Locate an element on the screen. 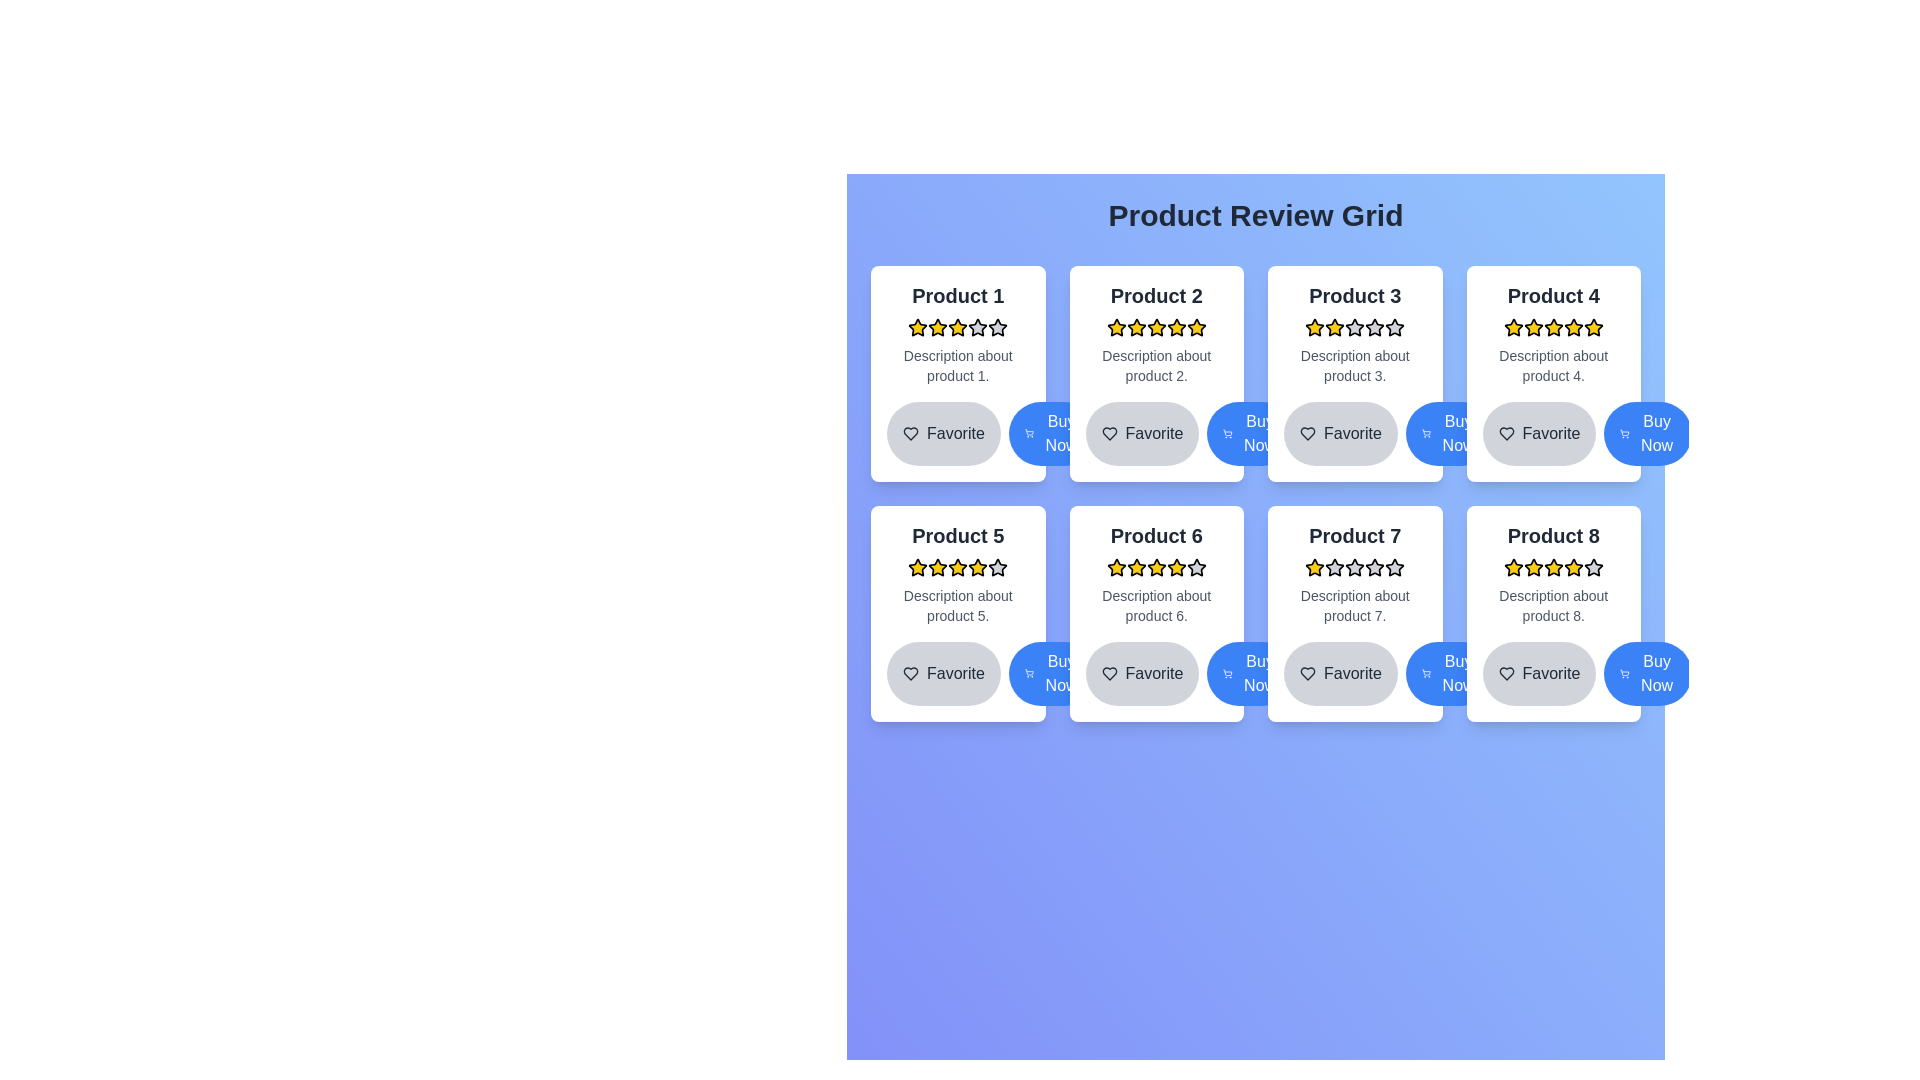 The width and height of the screenshot is (1920, 1080). the third star in the graphical rating component for Product 2 to interact with it is located at coordinates (1156, 326).